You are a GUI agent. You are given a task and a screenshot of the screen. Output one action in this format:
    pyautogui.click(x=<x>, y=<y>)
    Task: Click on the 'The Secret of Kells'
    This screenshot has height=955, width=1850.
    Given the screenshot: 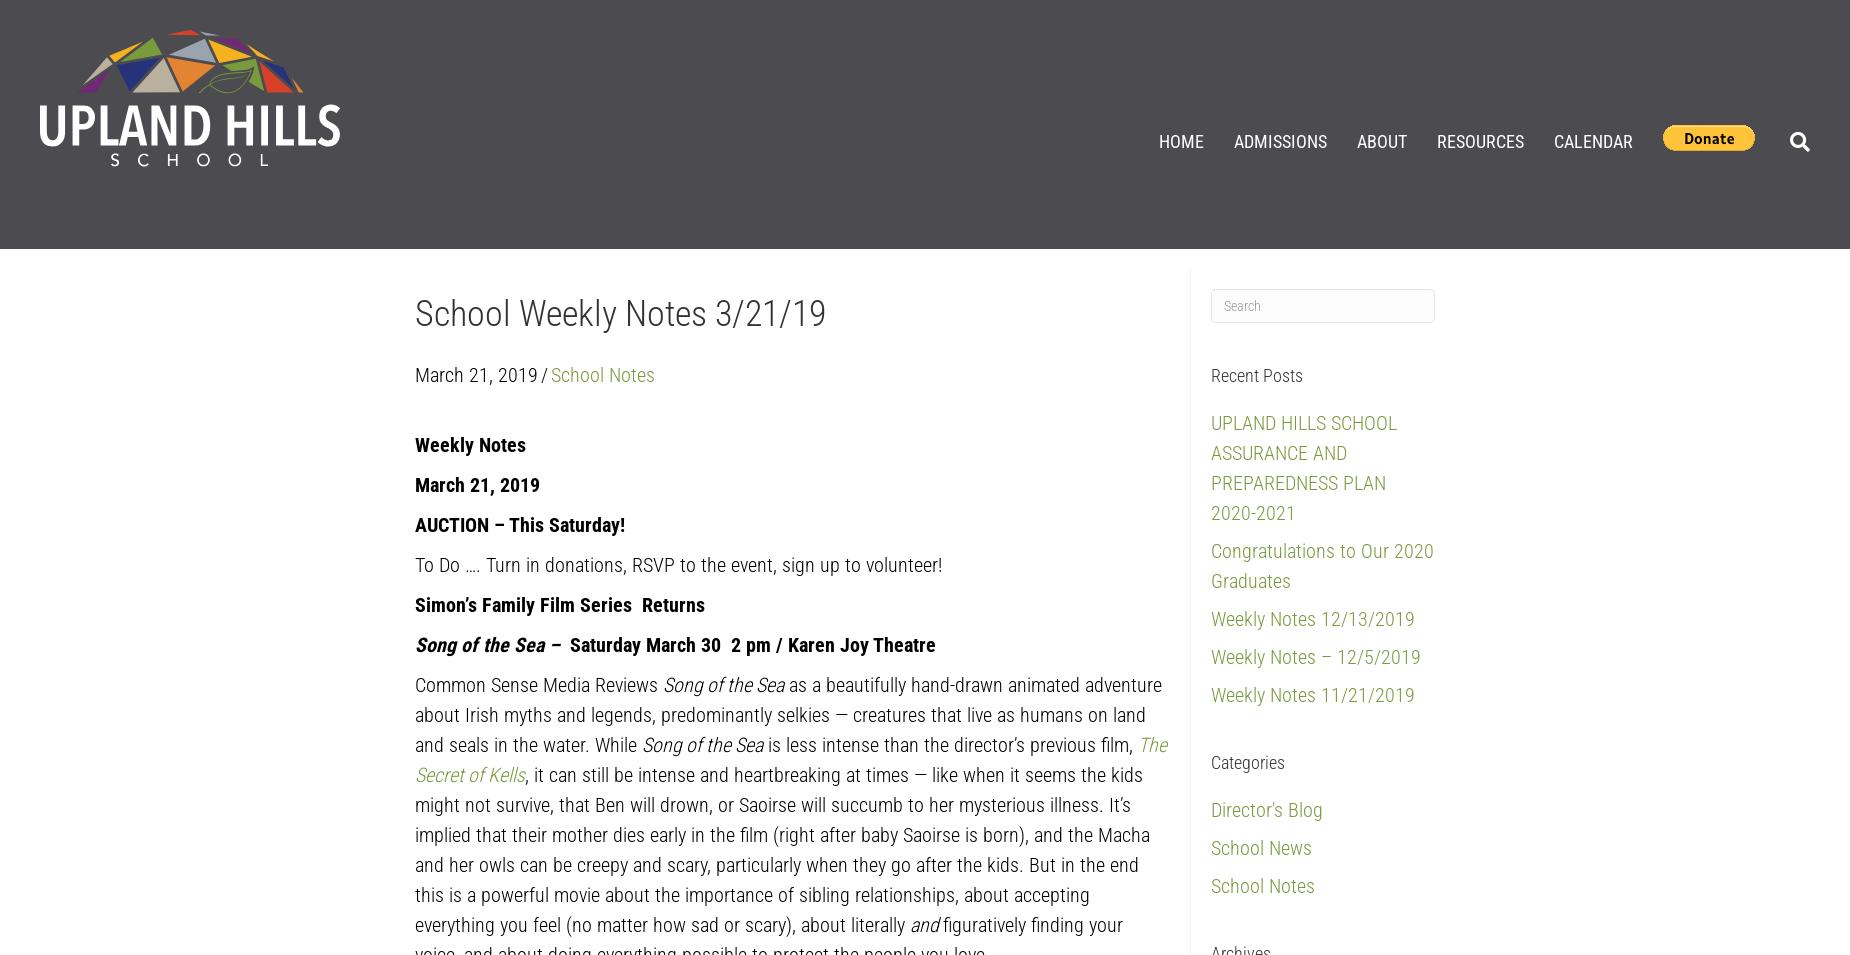 What is the action you would take?
    pyautogui.click(x=413, y=758)
    